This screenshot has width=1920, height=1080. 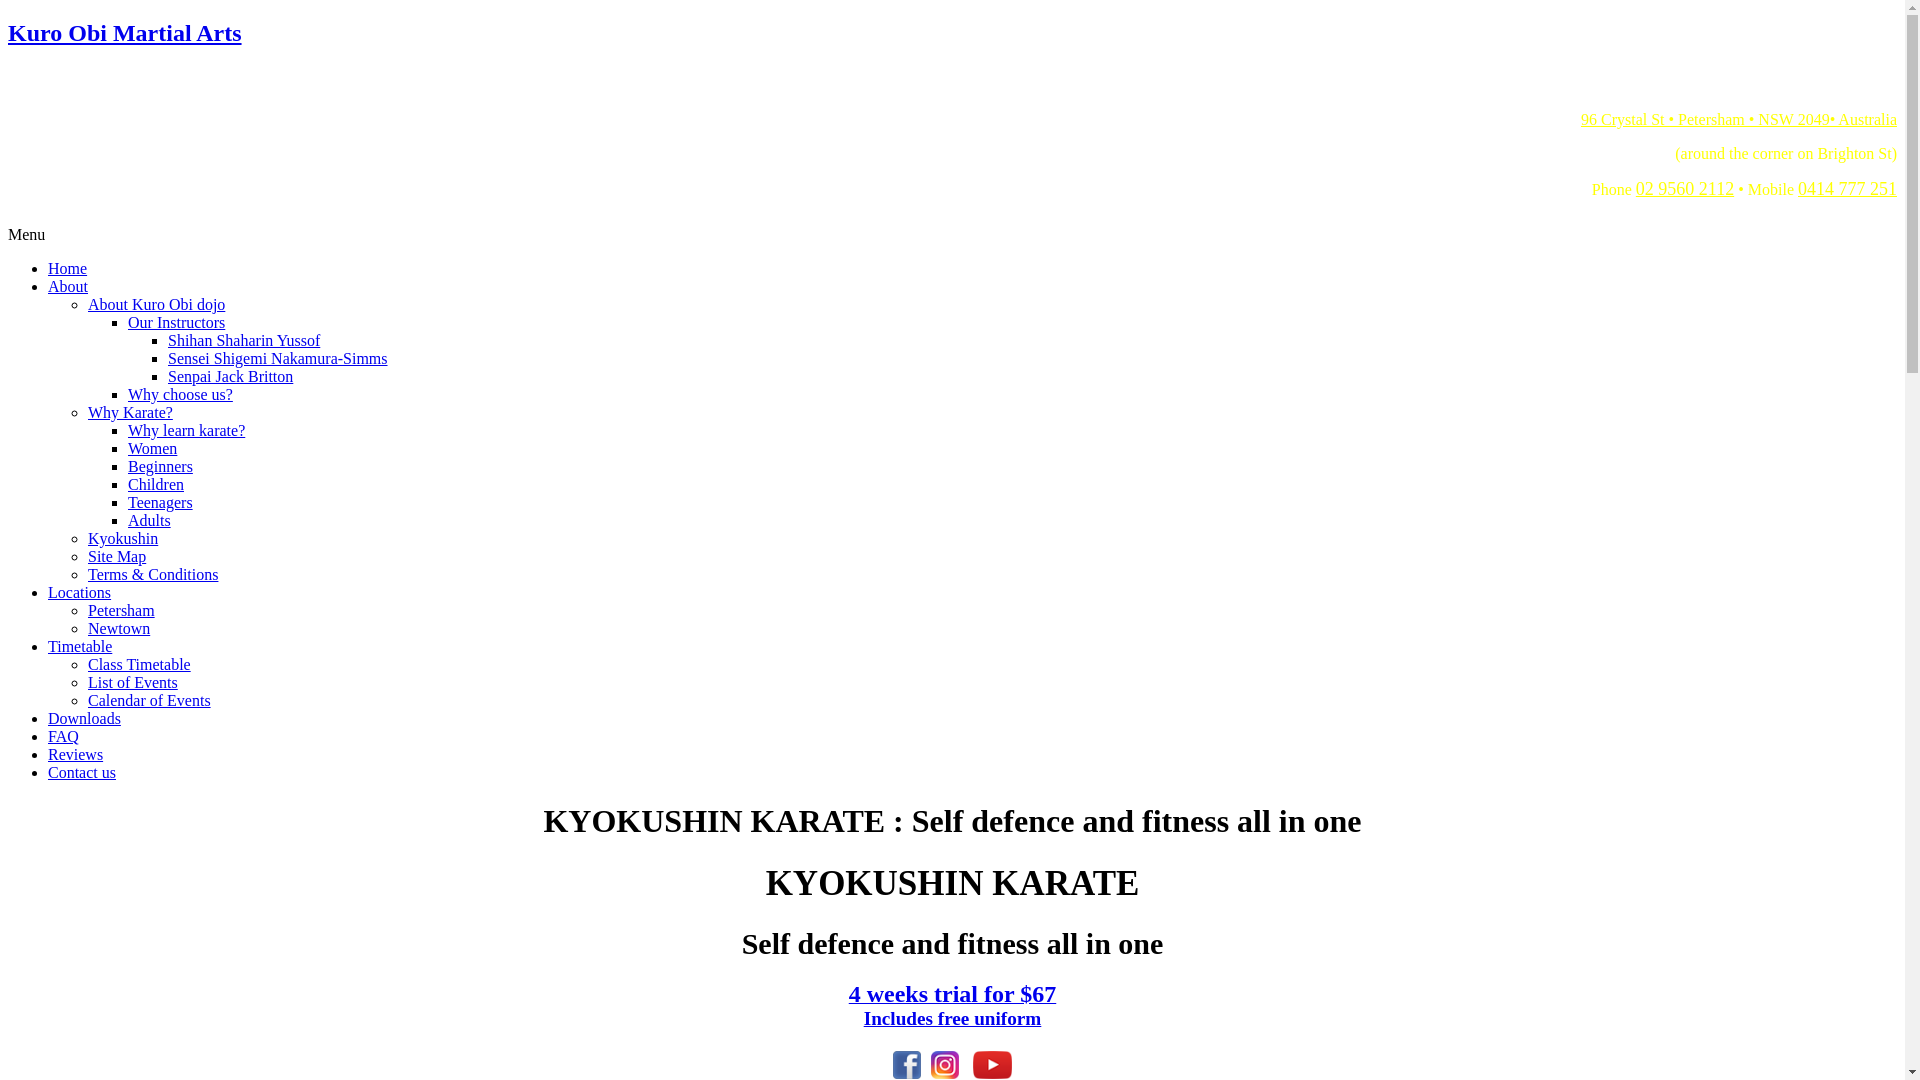 What do you see at coordinates (186, 429) in the screenshot?
I see `'Why learn karate?'` at bounding box center [186, 429].